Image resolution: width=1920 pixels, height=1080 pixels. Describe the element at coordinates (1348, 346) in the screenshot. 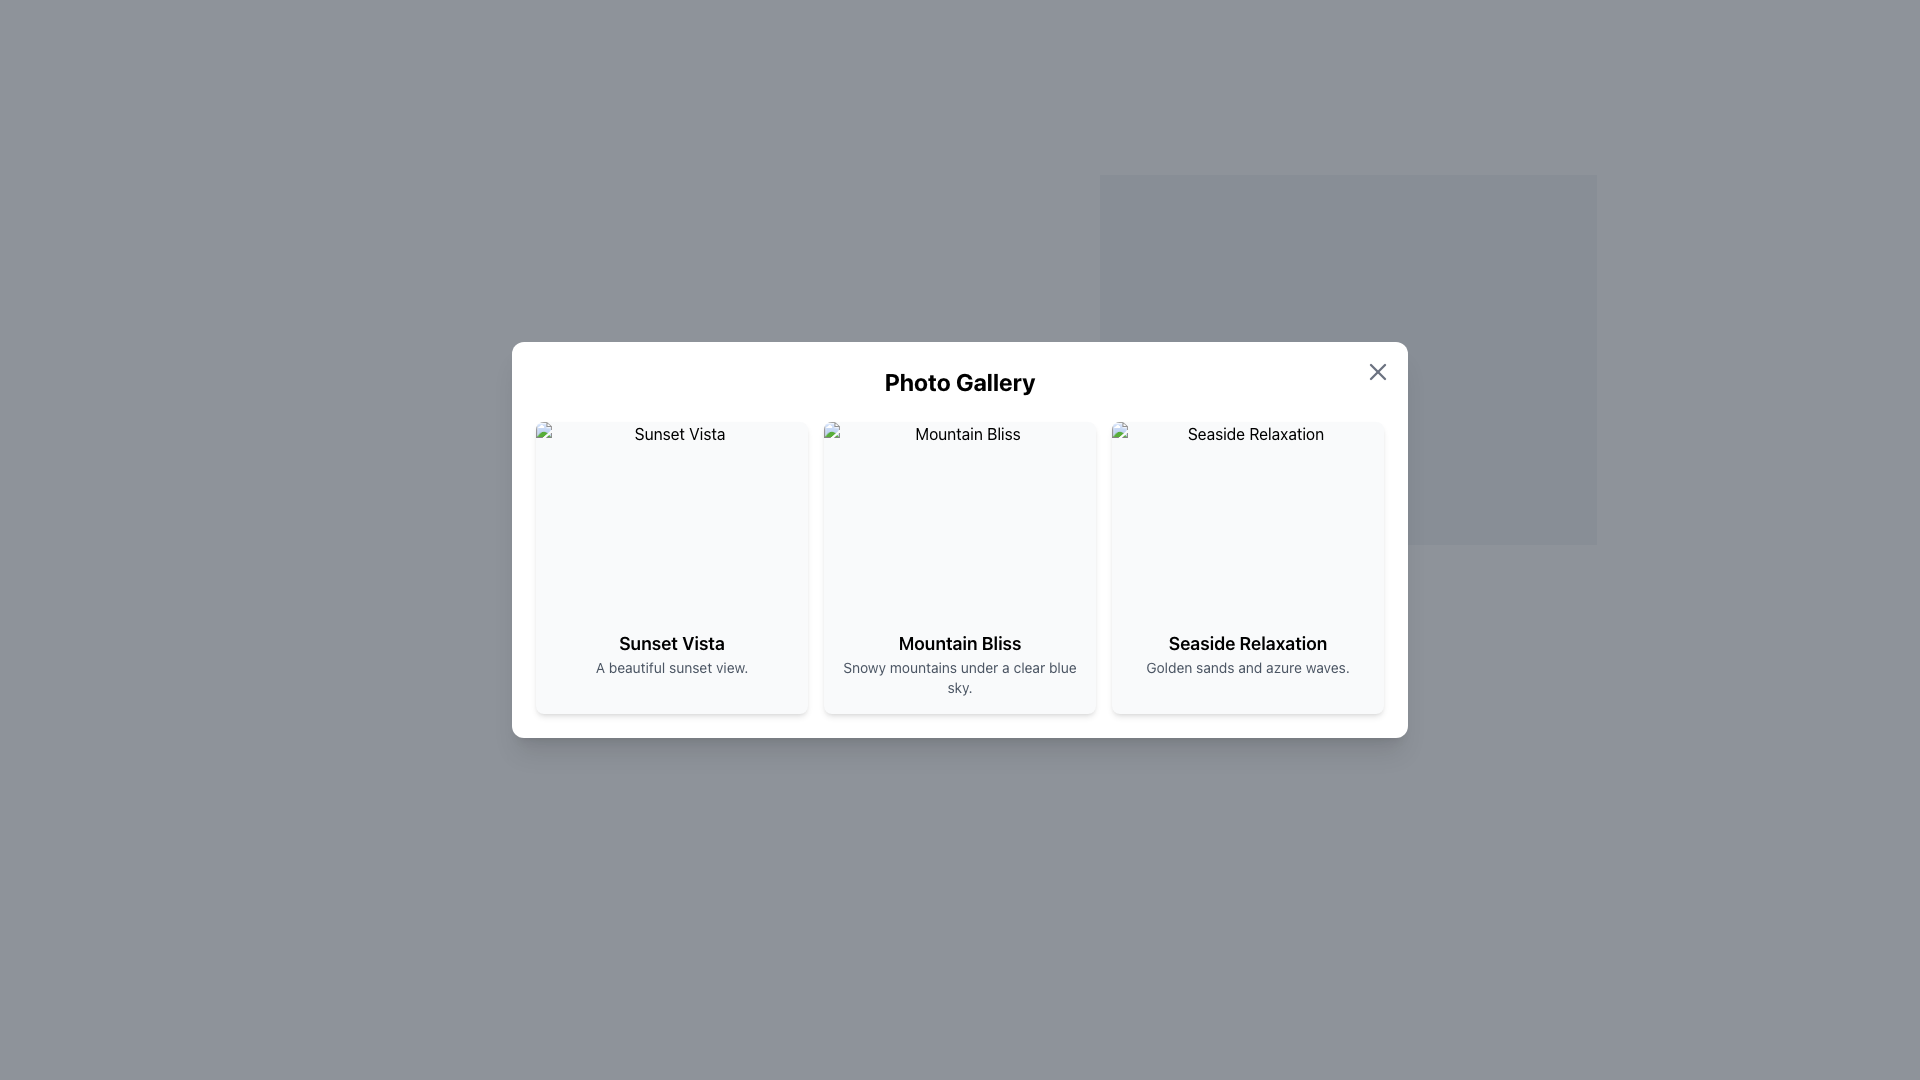

I see `the close button, a discrete cross-shaped icon at the top-right corner of the 'Photo Gallery' panel` at that location.